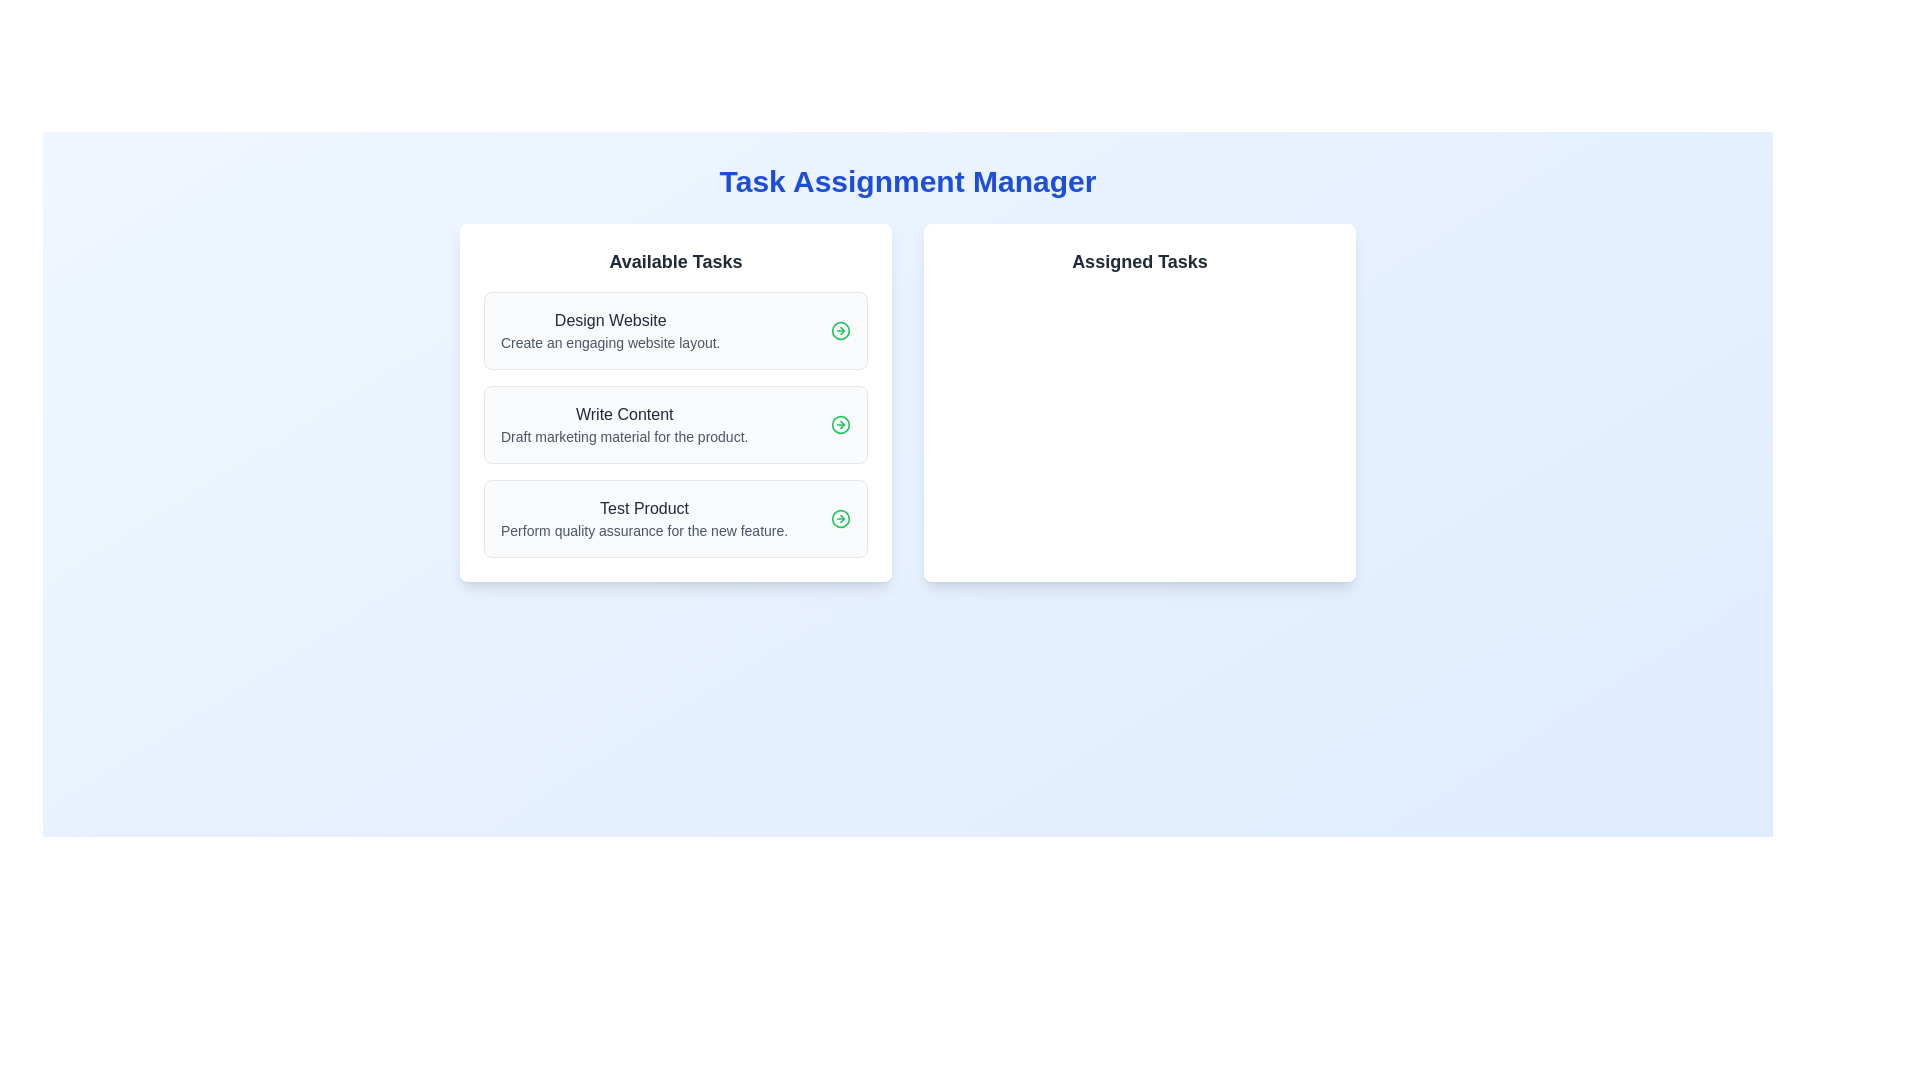 This screenshot has height=1080, width=1920. I want to click on the static text displaying 'Create an engaging website layout.' which is positioned below the 'Design Website' text in the 'Available Tasks' section, so click(609, 342).